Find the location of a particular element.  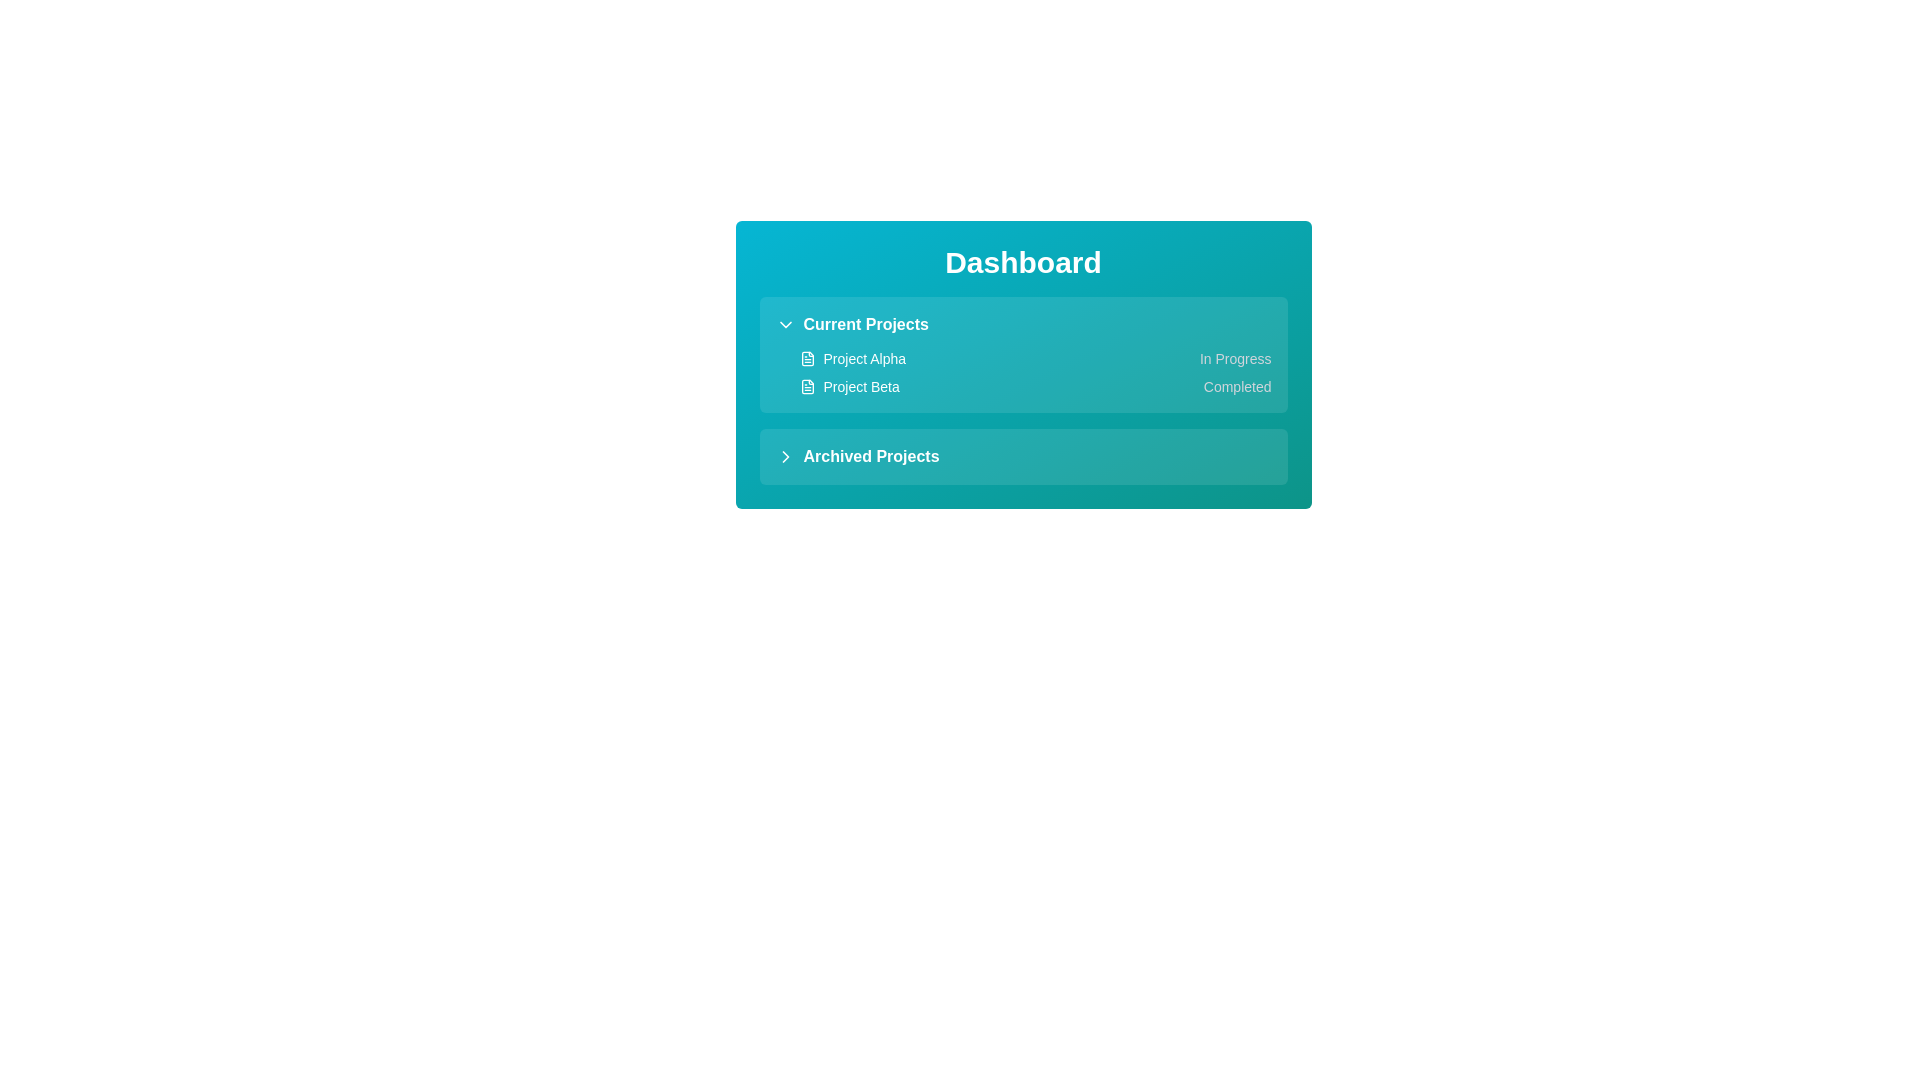

the project name or label in the 'Current Projects' list is located at coordinates (849, 386).